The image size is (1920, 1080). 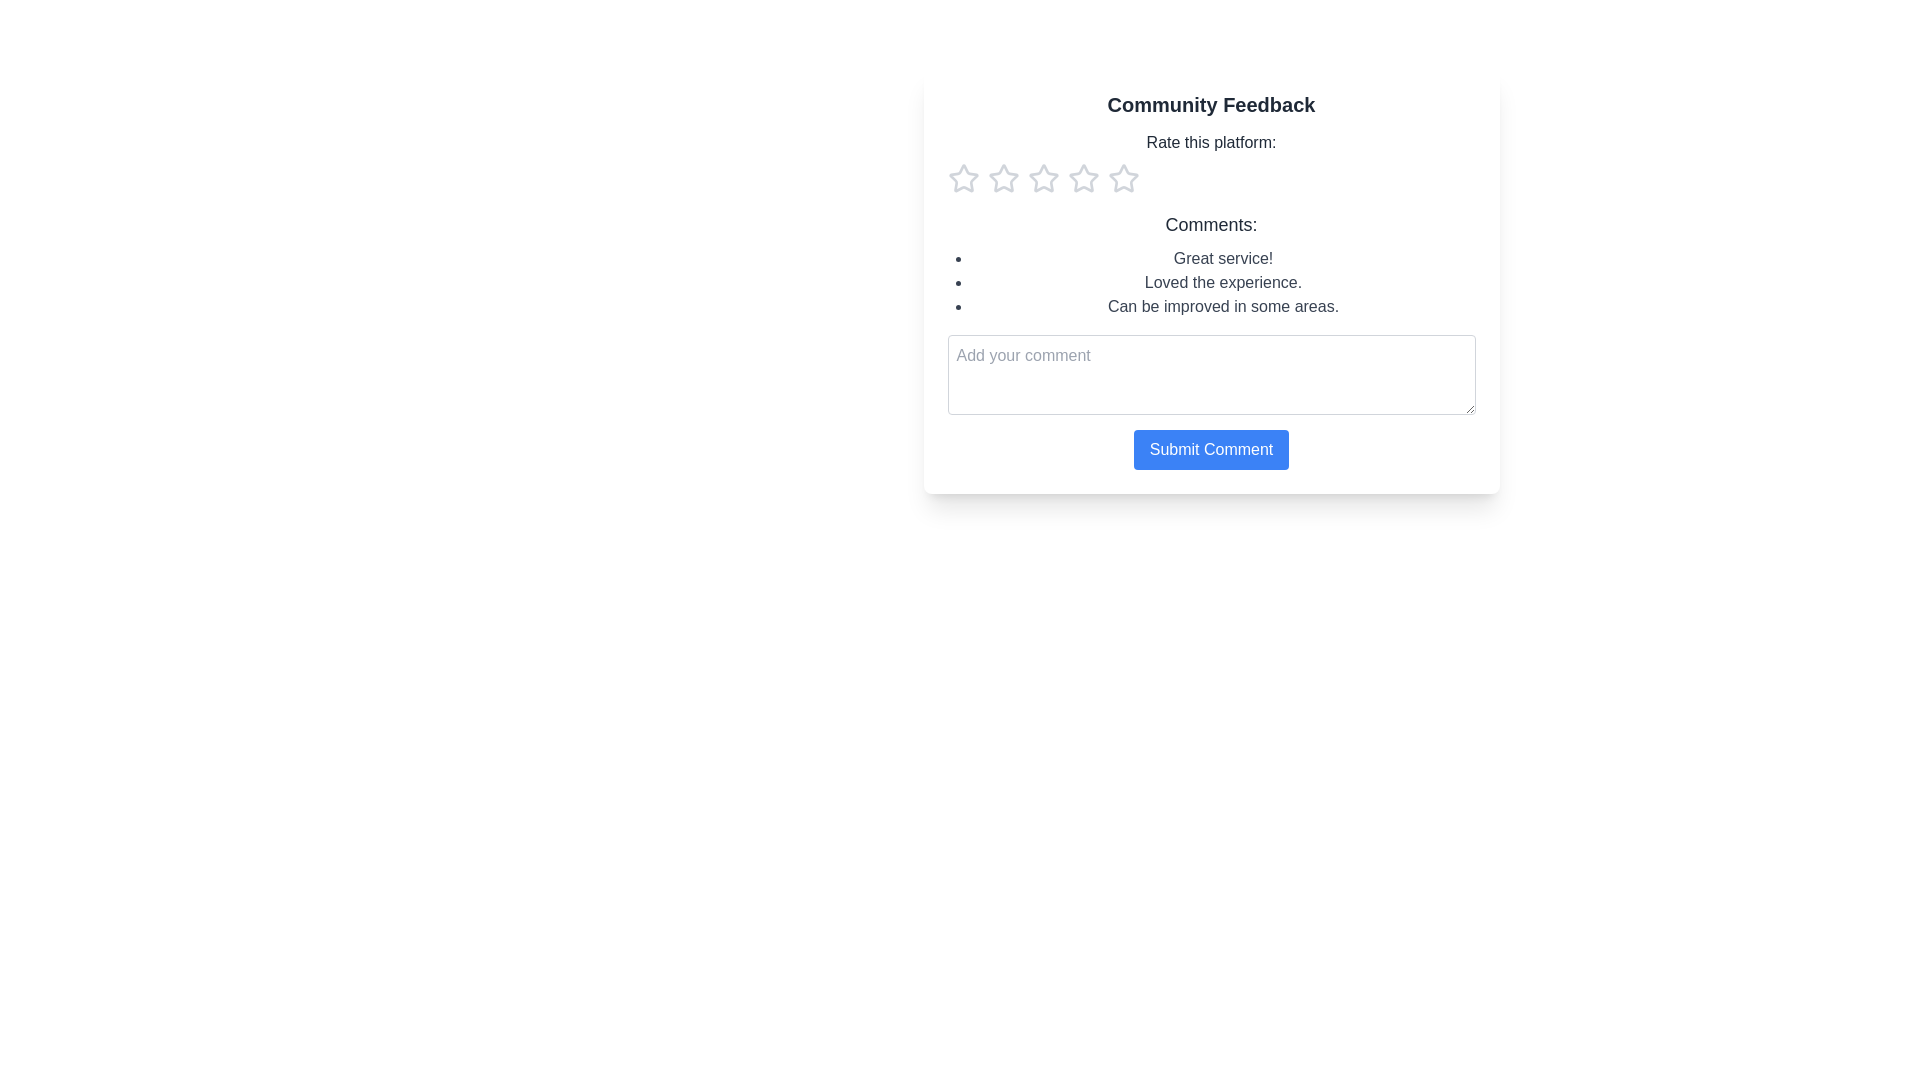 I want to click on the text label that reads 'Can be improved in some areas.', which is the third item in a bulleted list of feedback comments under the heading 'Comments', so click(x=1222, y=307).